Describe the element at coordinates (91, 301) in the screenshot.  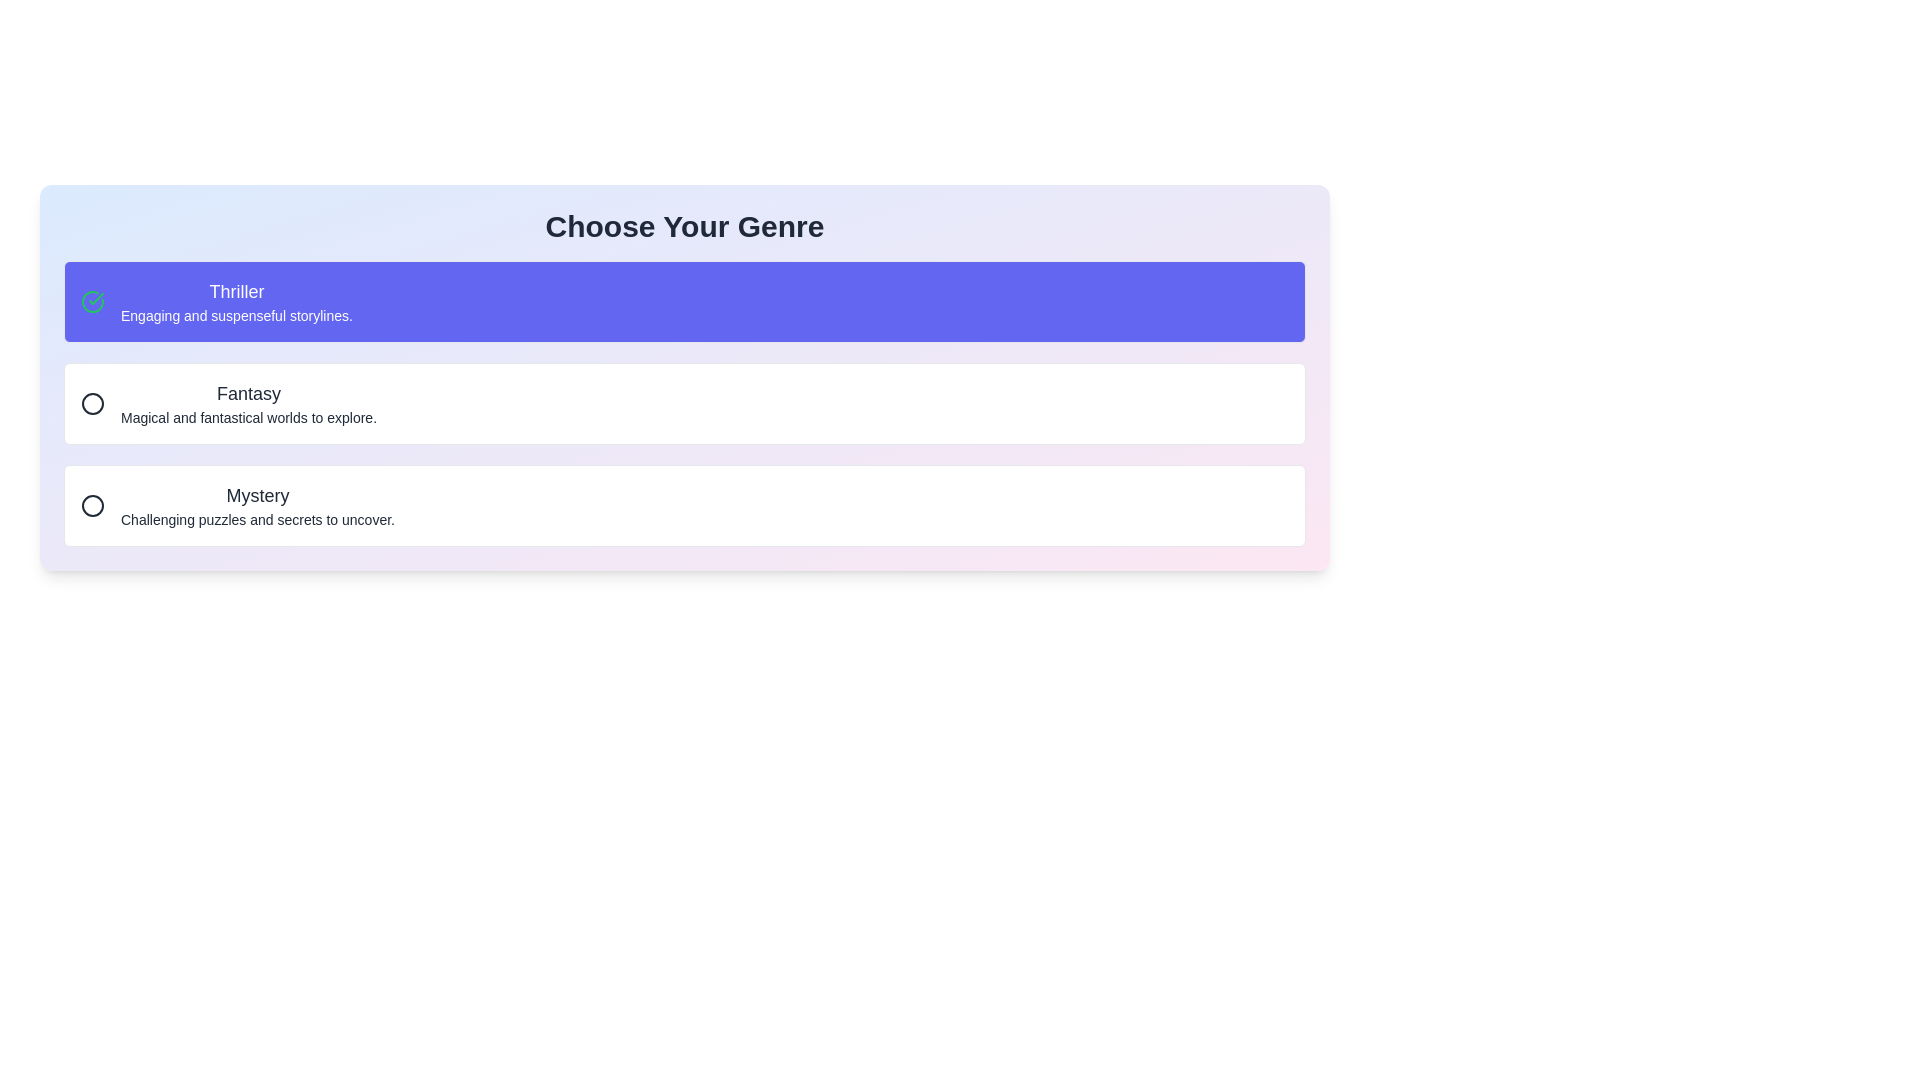
I see `the circular SVG icon located within the blue-highlighted rectangle labeled 'Thriller' to interact with its functionality` at that location.